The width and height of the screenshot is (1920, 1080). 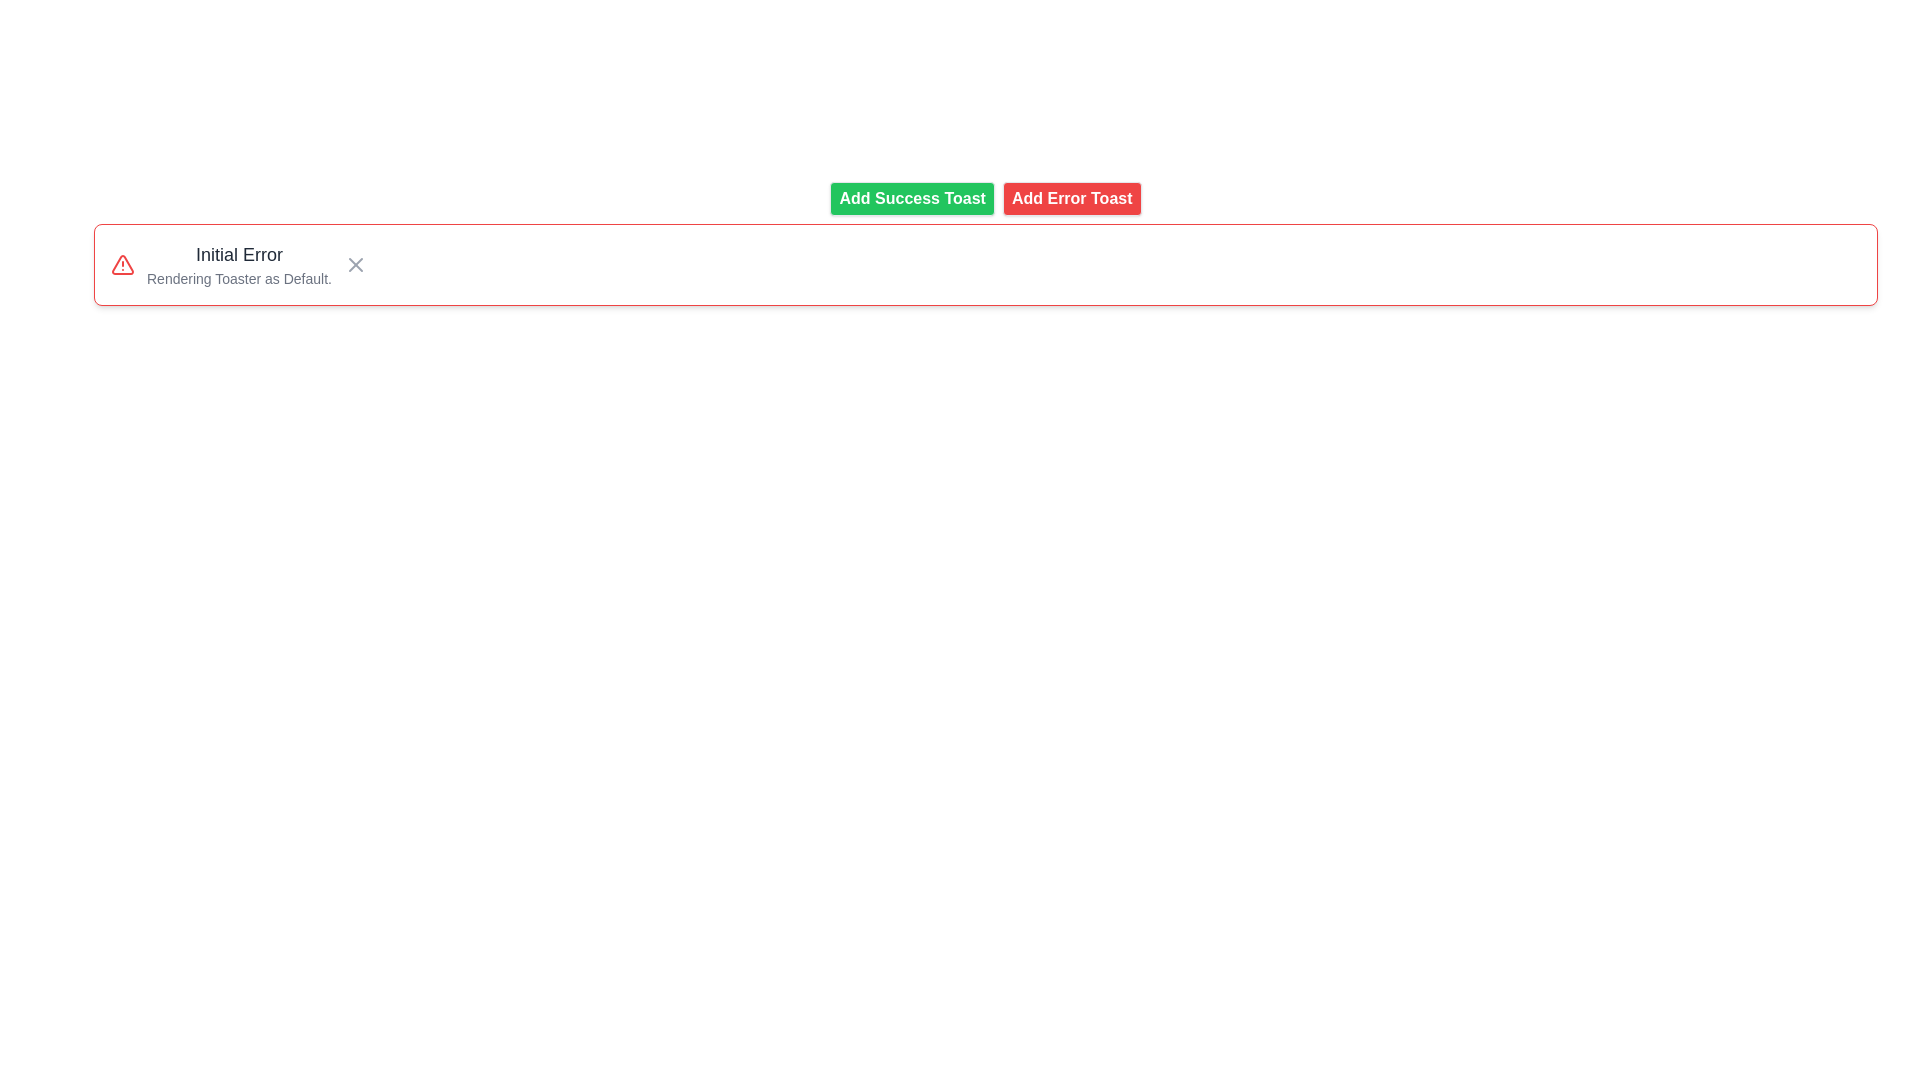 What do you see at coordinates (1071, 199) in the screenshot?
I see `the 'Add Error Toast' button, which is a rectangular button with bold white text on a red background, to observe the color change when hovered` at bounding box center [1071, 199].